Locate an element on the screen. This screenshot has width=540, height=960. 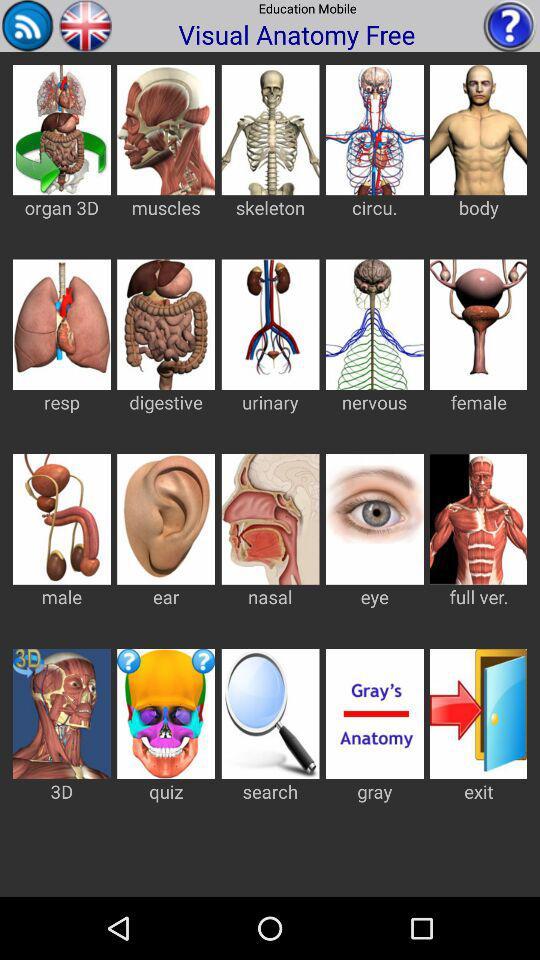
wifi is located at coordinates (27, 24).